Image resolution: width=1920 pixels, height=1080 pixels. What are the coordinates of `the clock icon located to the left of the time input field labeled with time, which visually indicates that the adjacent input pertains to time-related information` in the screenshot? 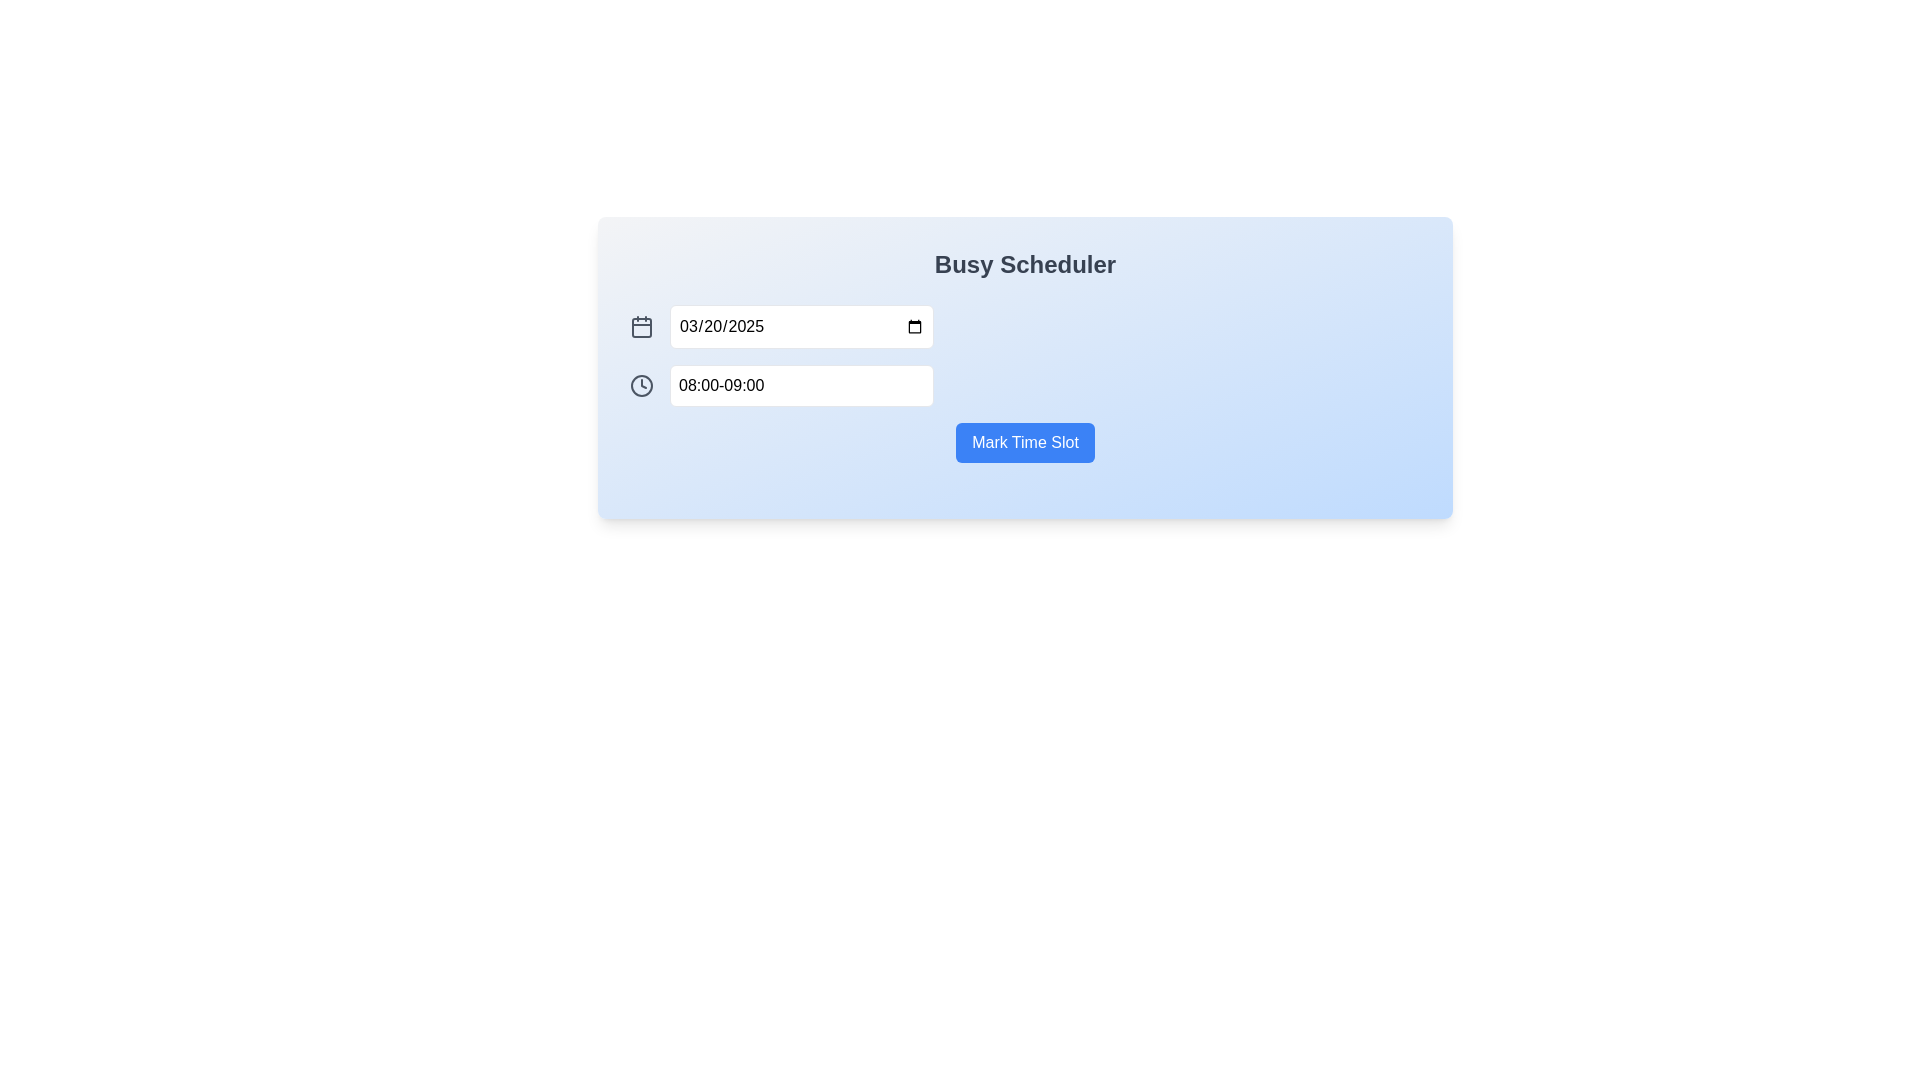 It's located at (642, 385).